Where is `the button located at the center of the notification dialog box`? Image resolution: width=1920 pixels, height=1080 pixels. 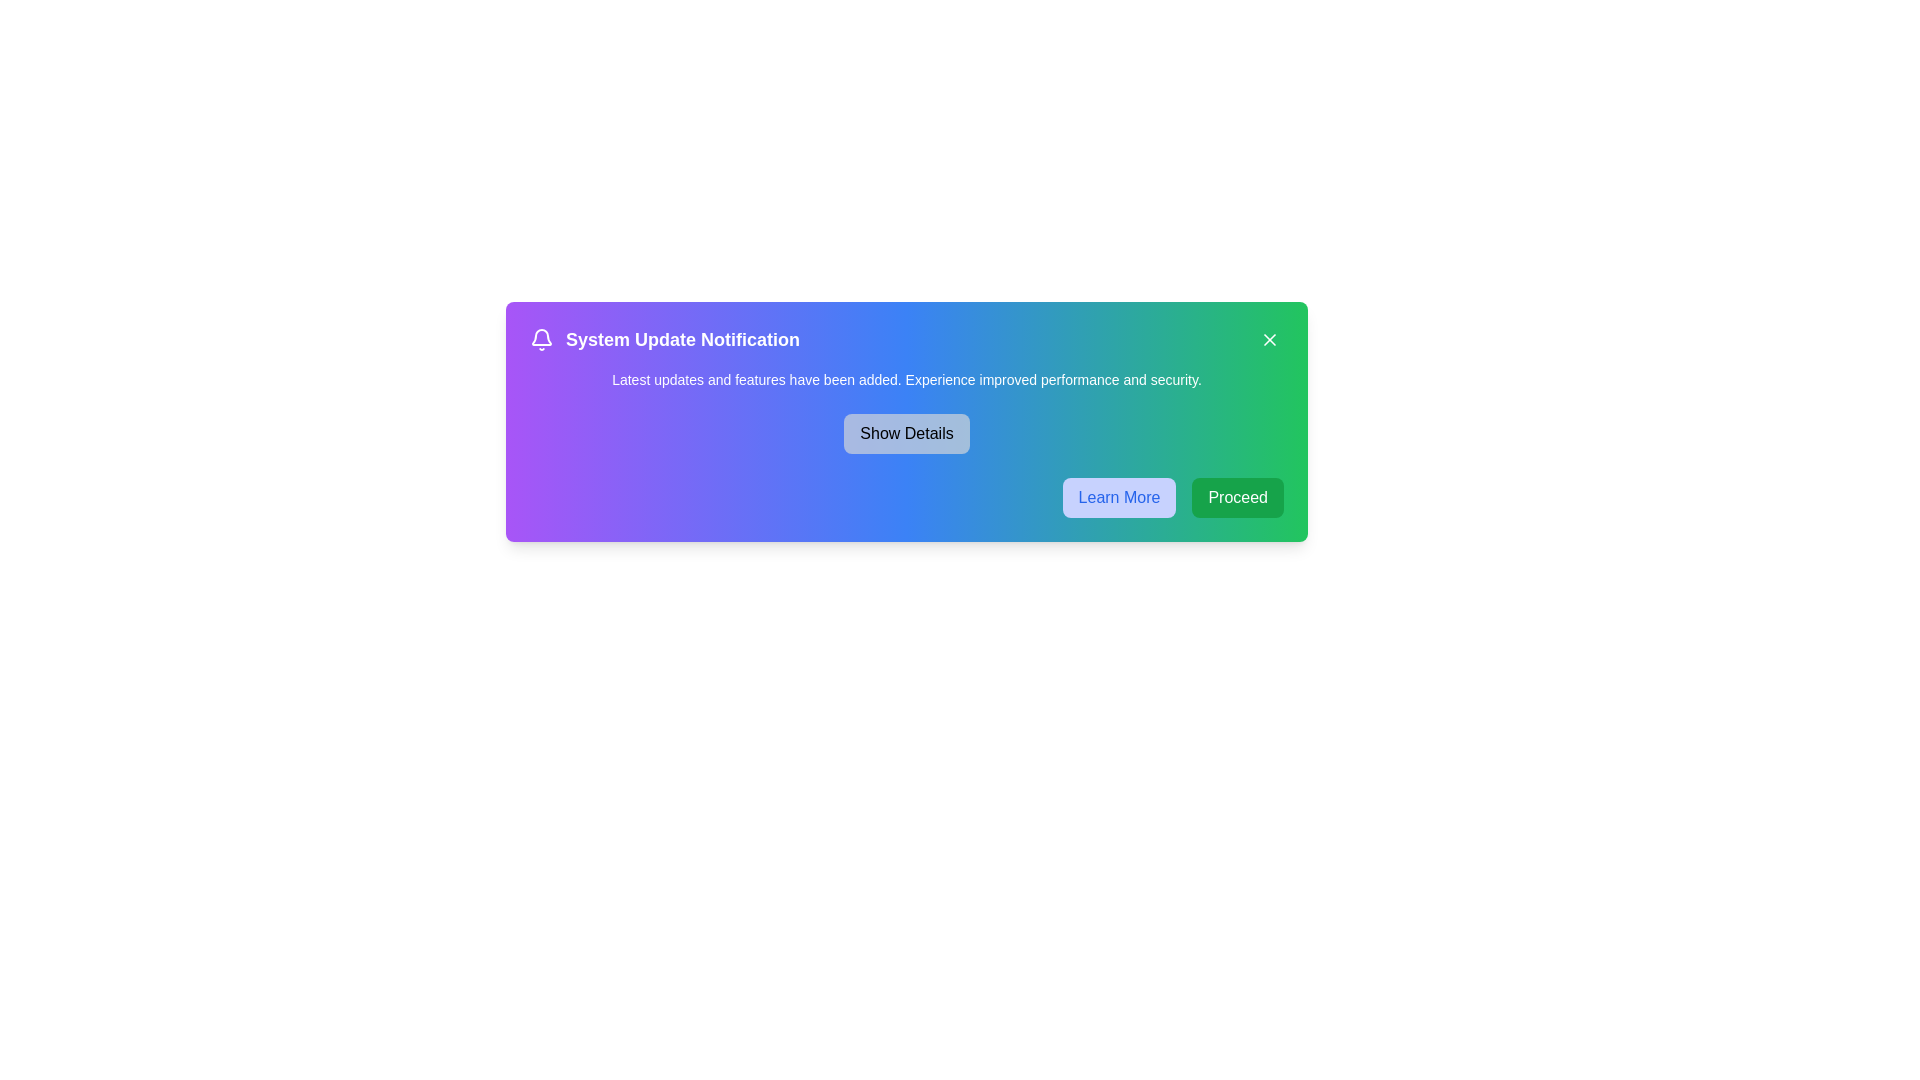
the button located at the center of the notification dialog box is located at coordinates (906, 433).